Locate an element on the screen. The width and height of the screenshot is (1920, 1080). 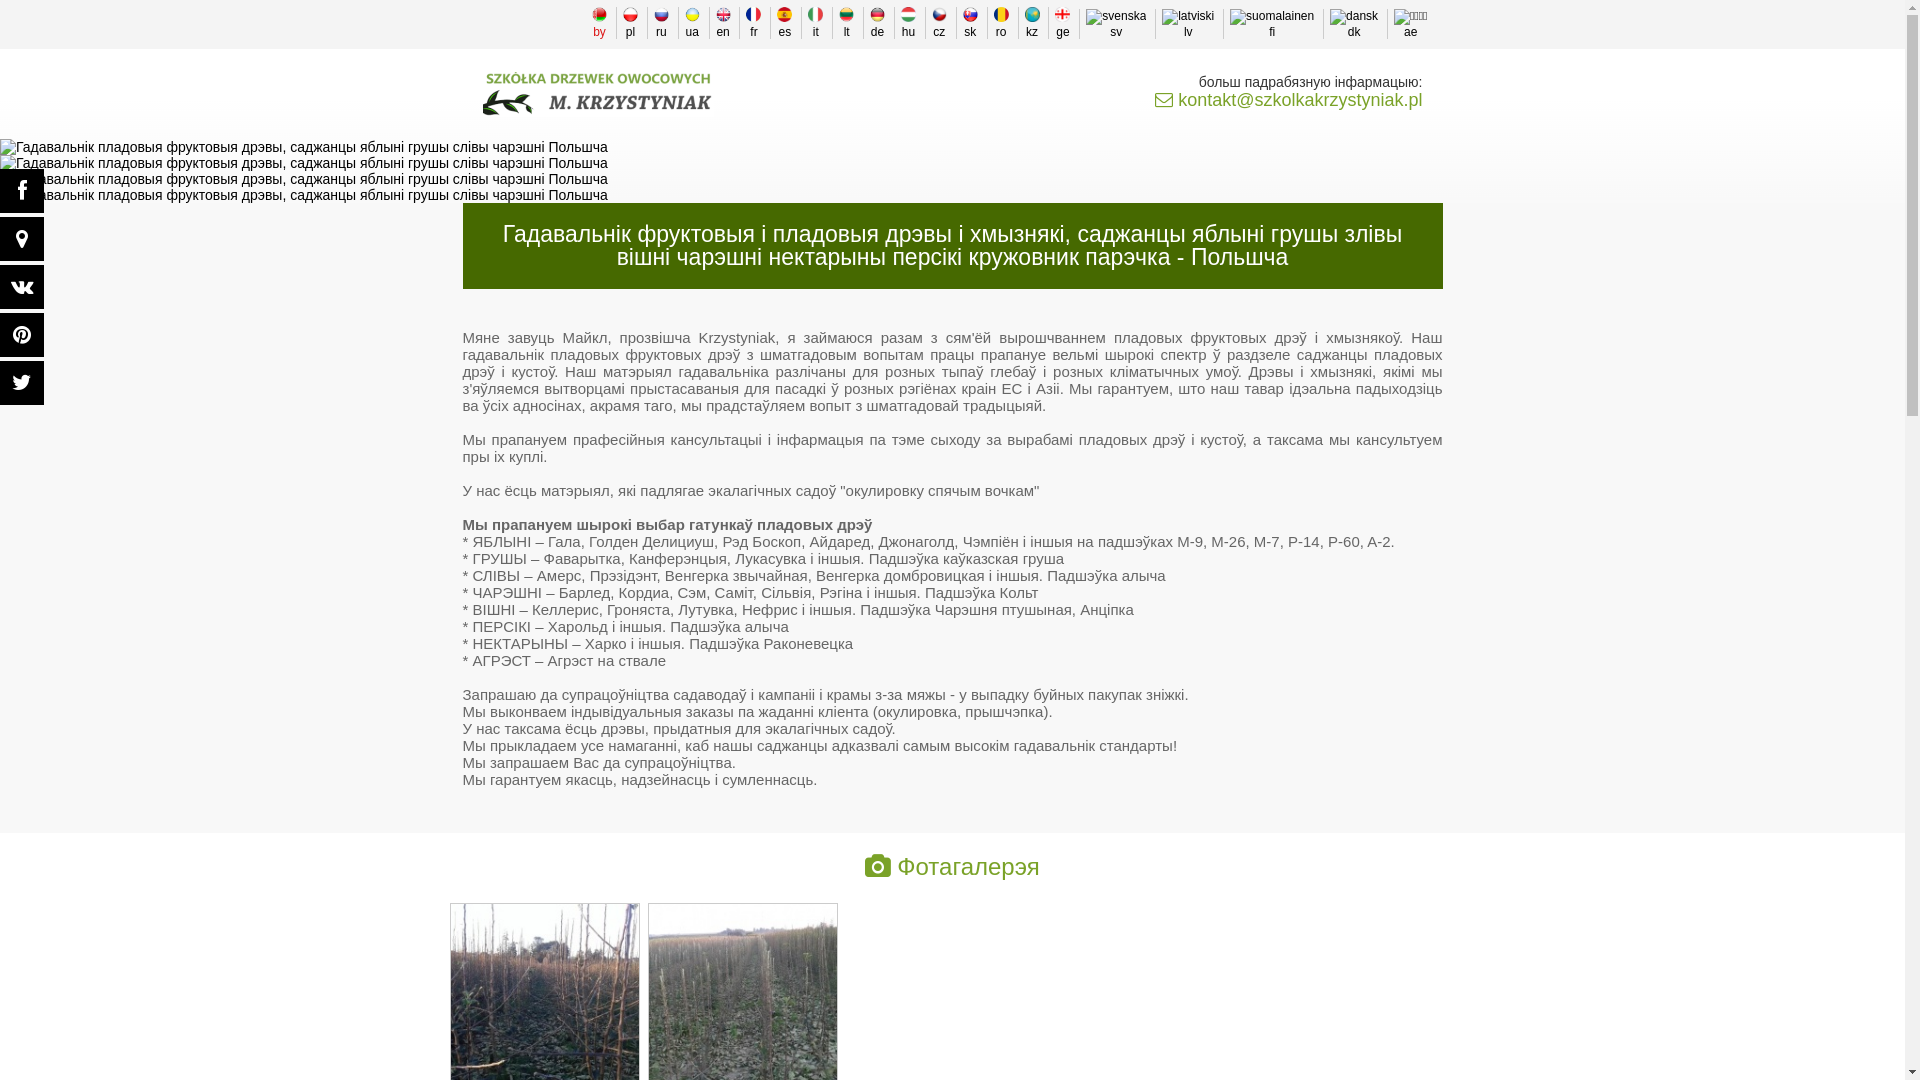
'cz' is located at coordinates (938, 23).